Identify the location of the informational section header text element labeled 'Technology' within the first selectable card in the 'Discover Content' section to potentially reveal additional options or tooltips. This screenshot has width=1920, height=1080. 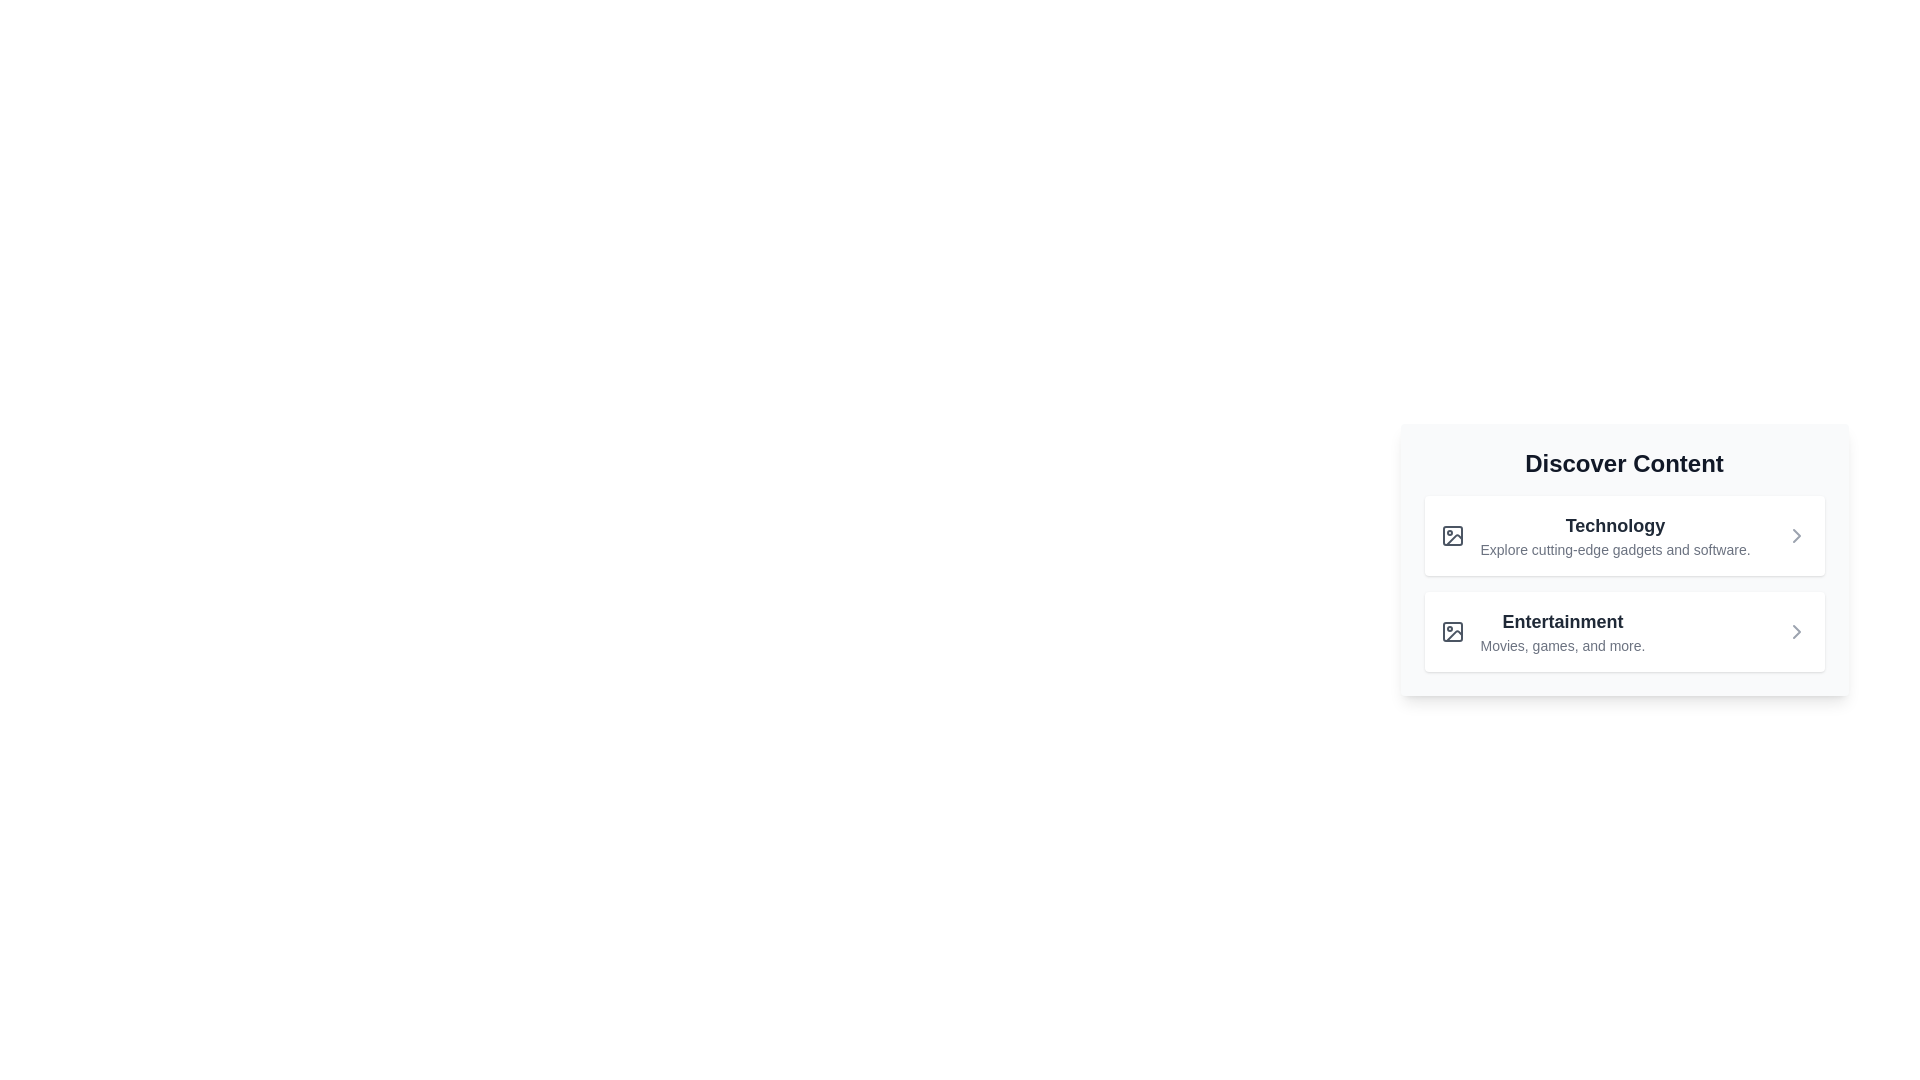
(1615, 535).